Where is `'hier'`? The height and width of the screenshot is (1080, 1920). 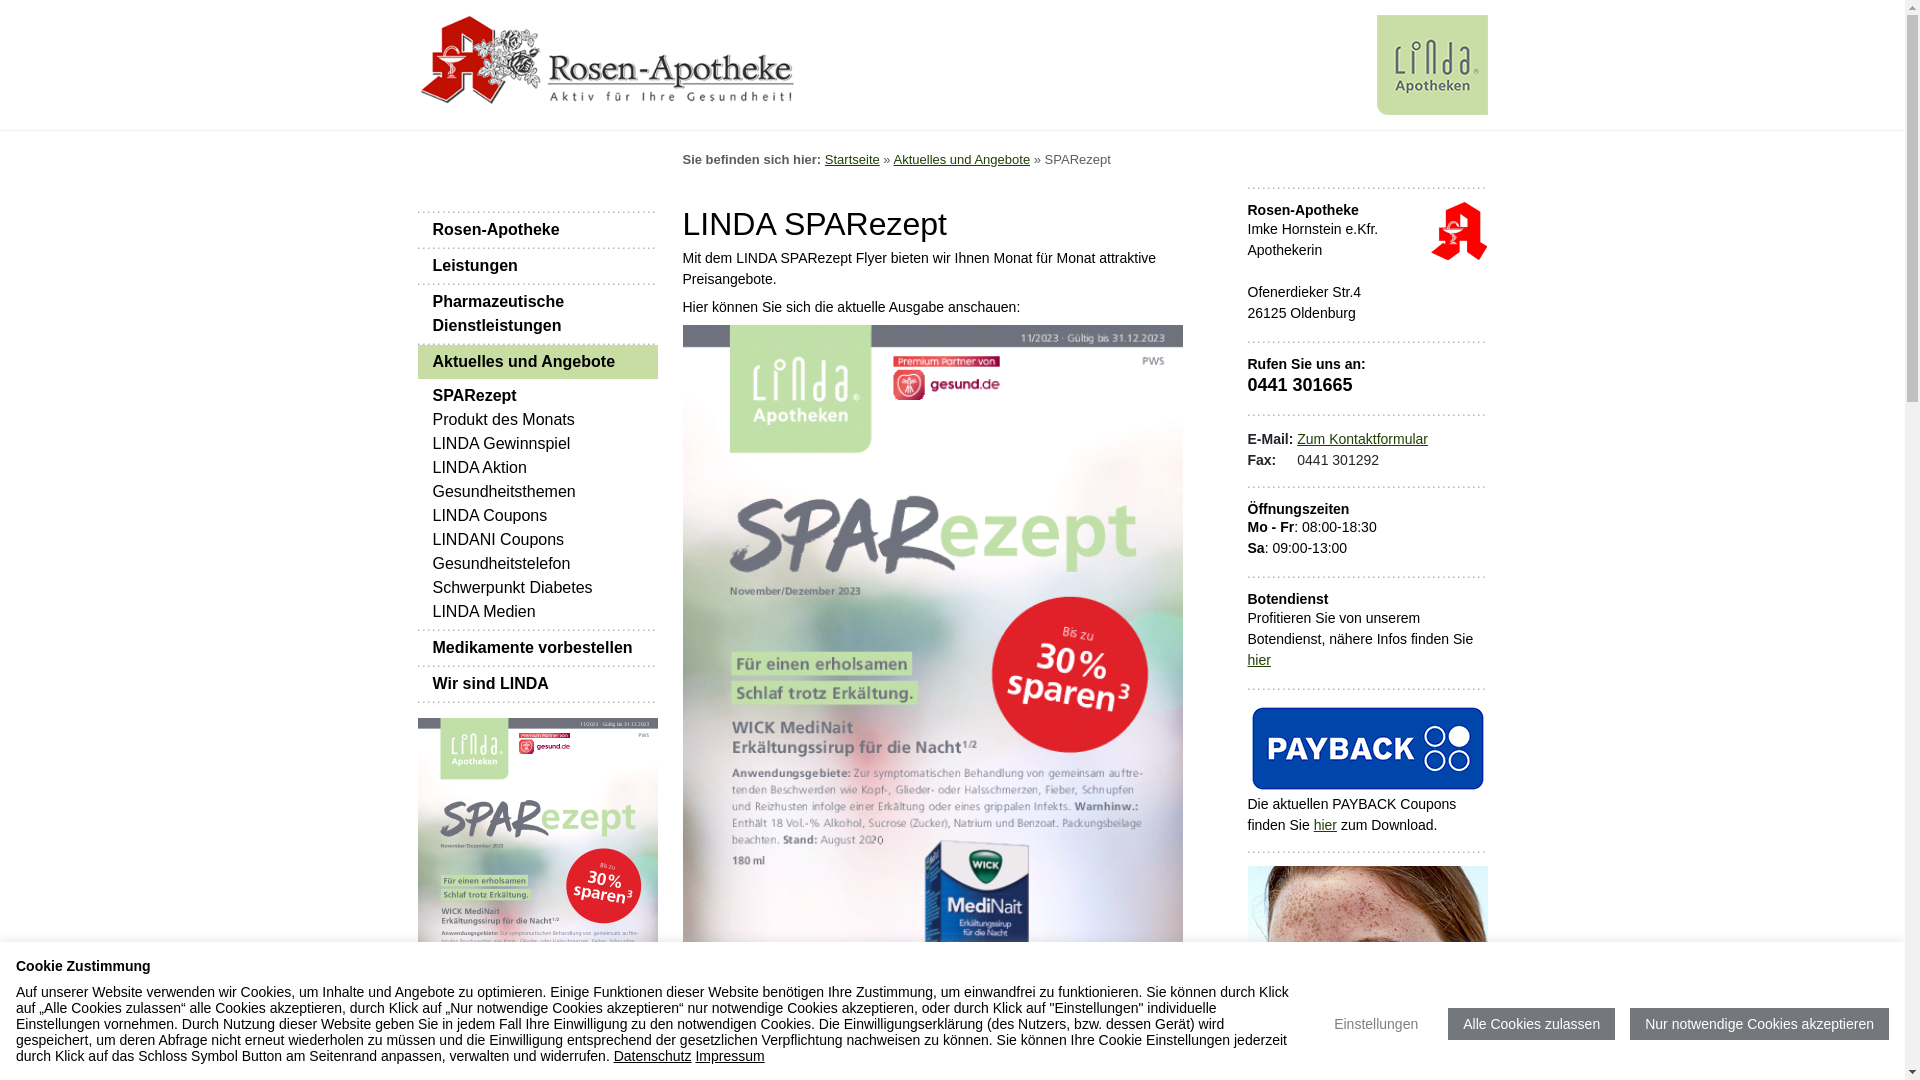
'hier' is located at coordinates (1258, 659).